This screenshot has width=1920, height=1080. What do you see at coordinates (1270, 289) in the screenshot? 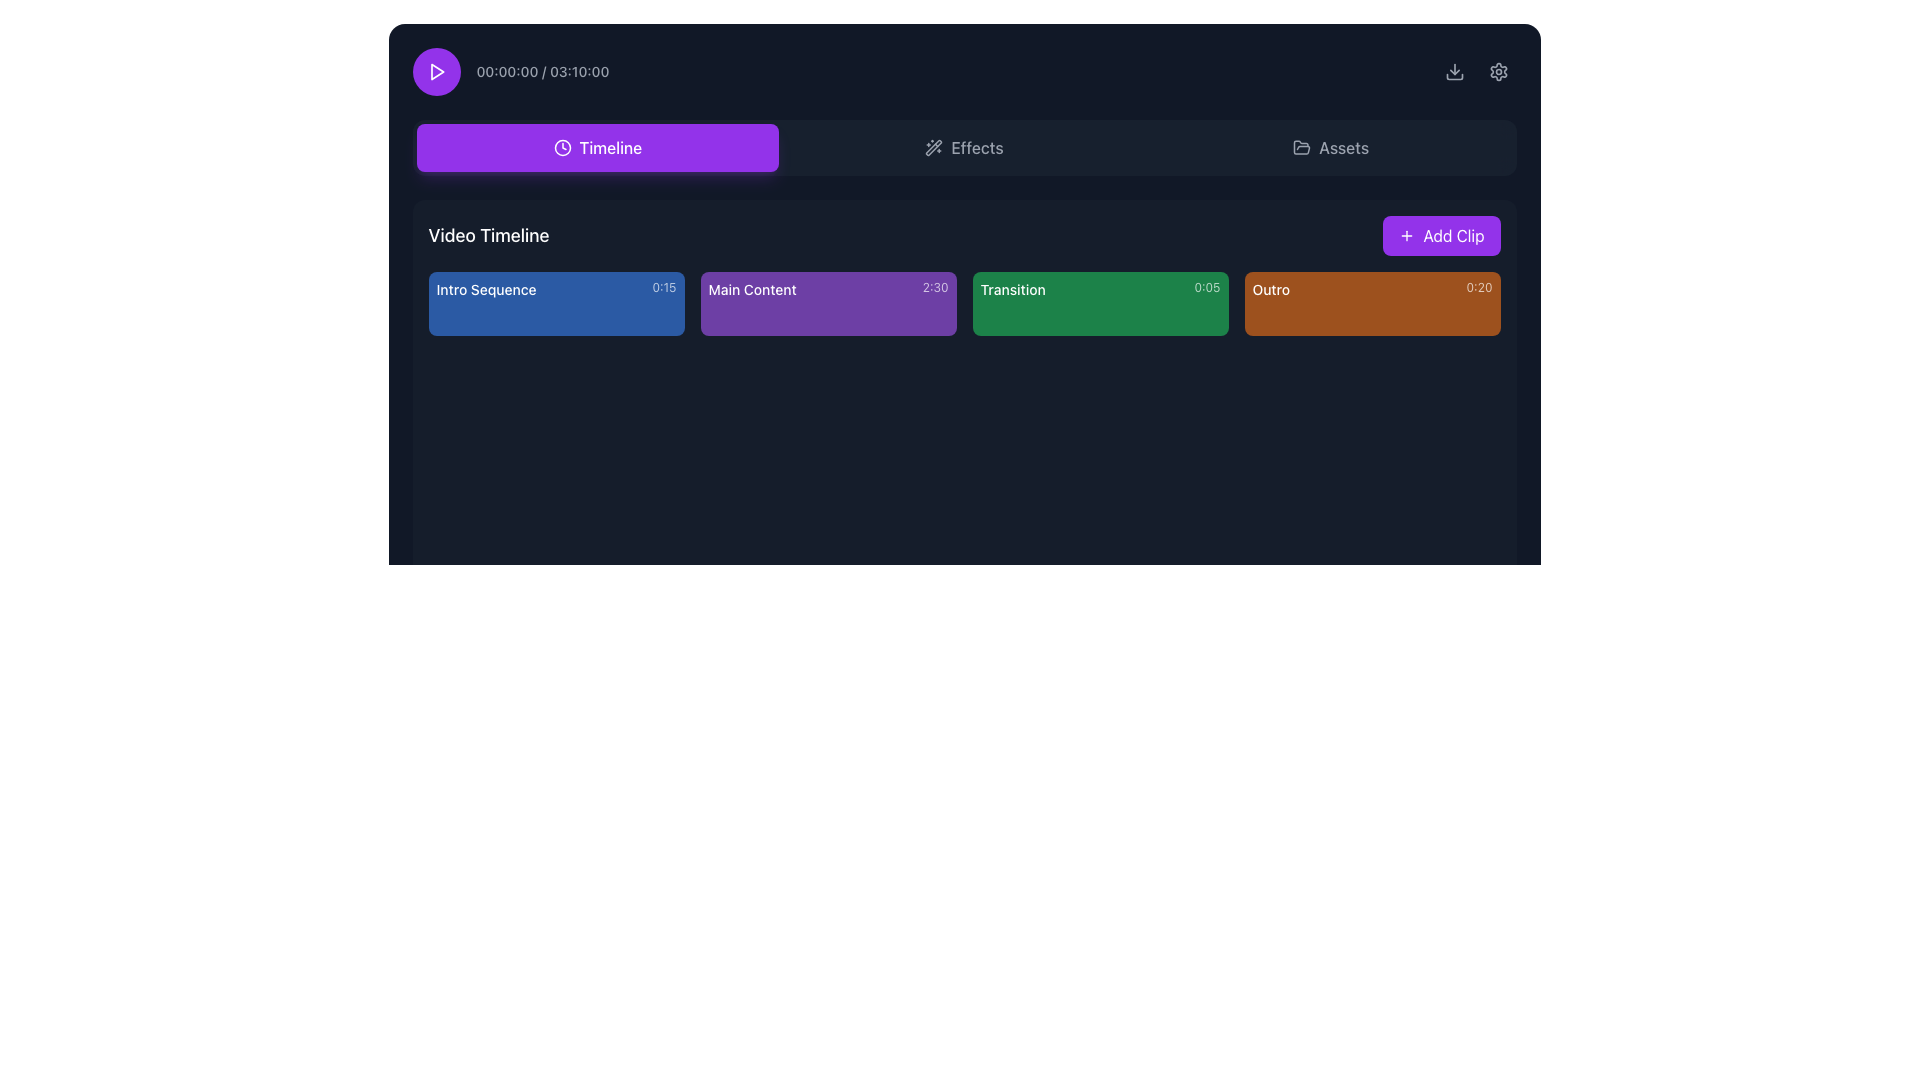
I see `the static text label 'Outro'` at bounding box center [1270, 289].